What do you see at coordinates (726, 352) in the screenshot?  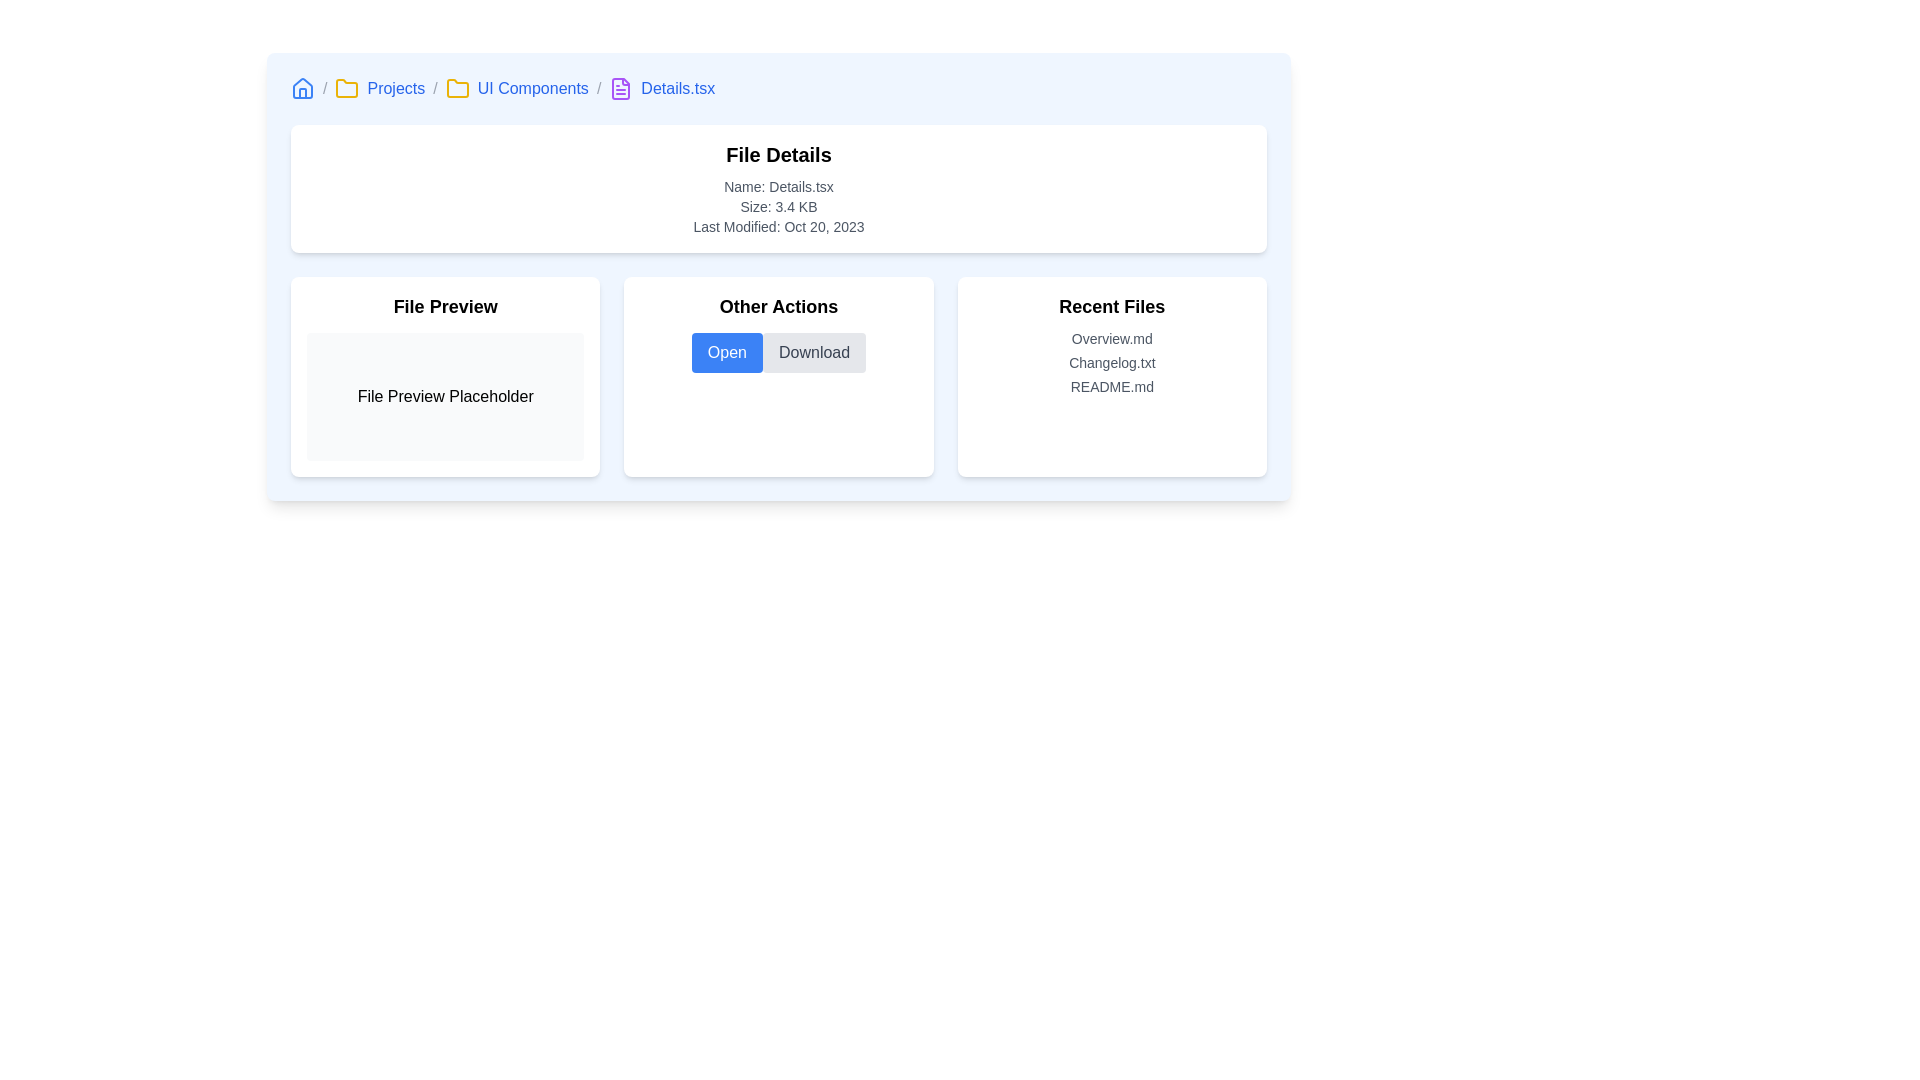 I see `the 'Open' button located under the 'Other Actions' section` at bounding box center [726, 352].